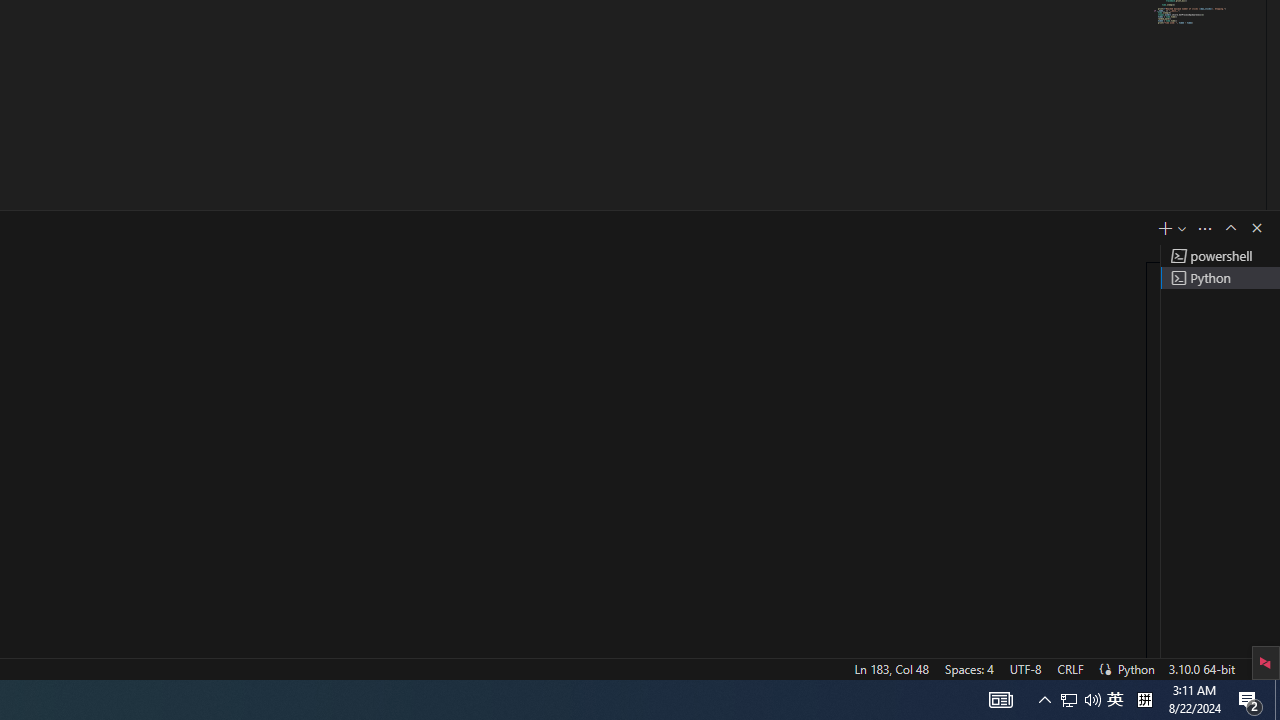 The image size is (1280, 720). What do you see at coordinates (968, 668) in the screenshot?
I see `'Spaces: 4'` at bounding box center [968, 668].